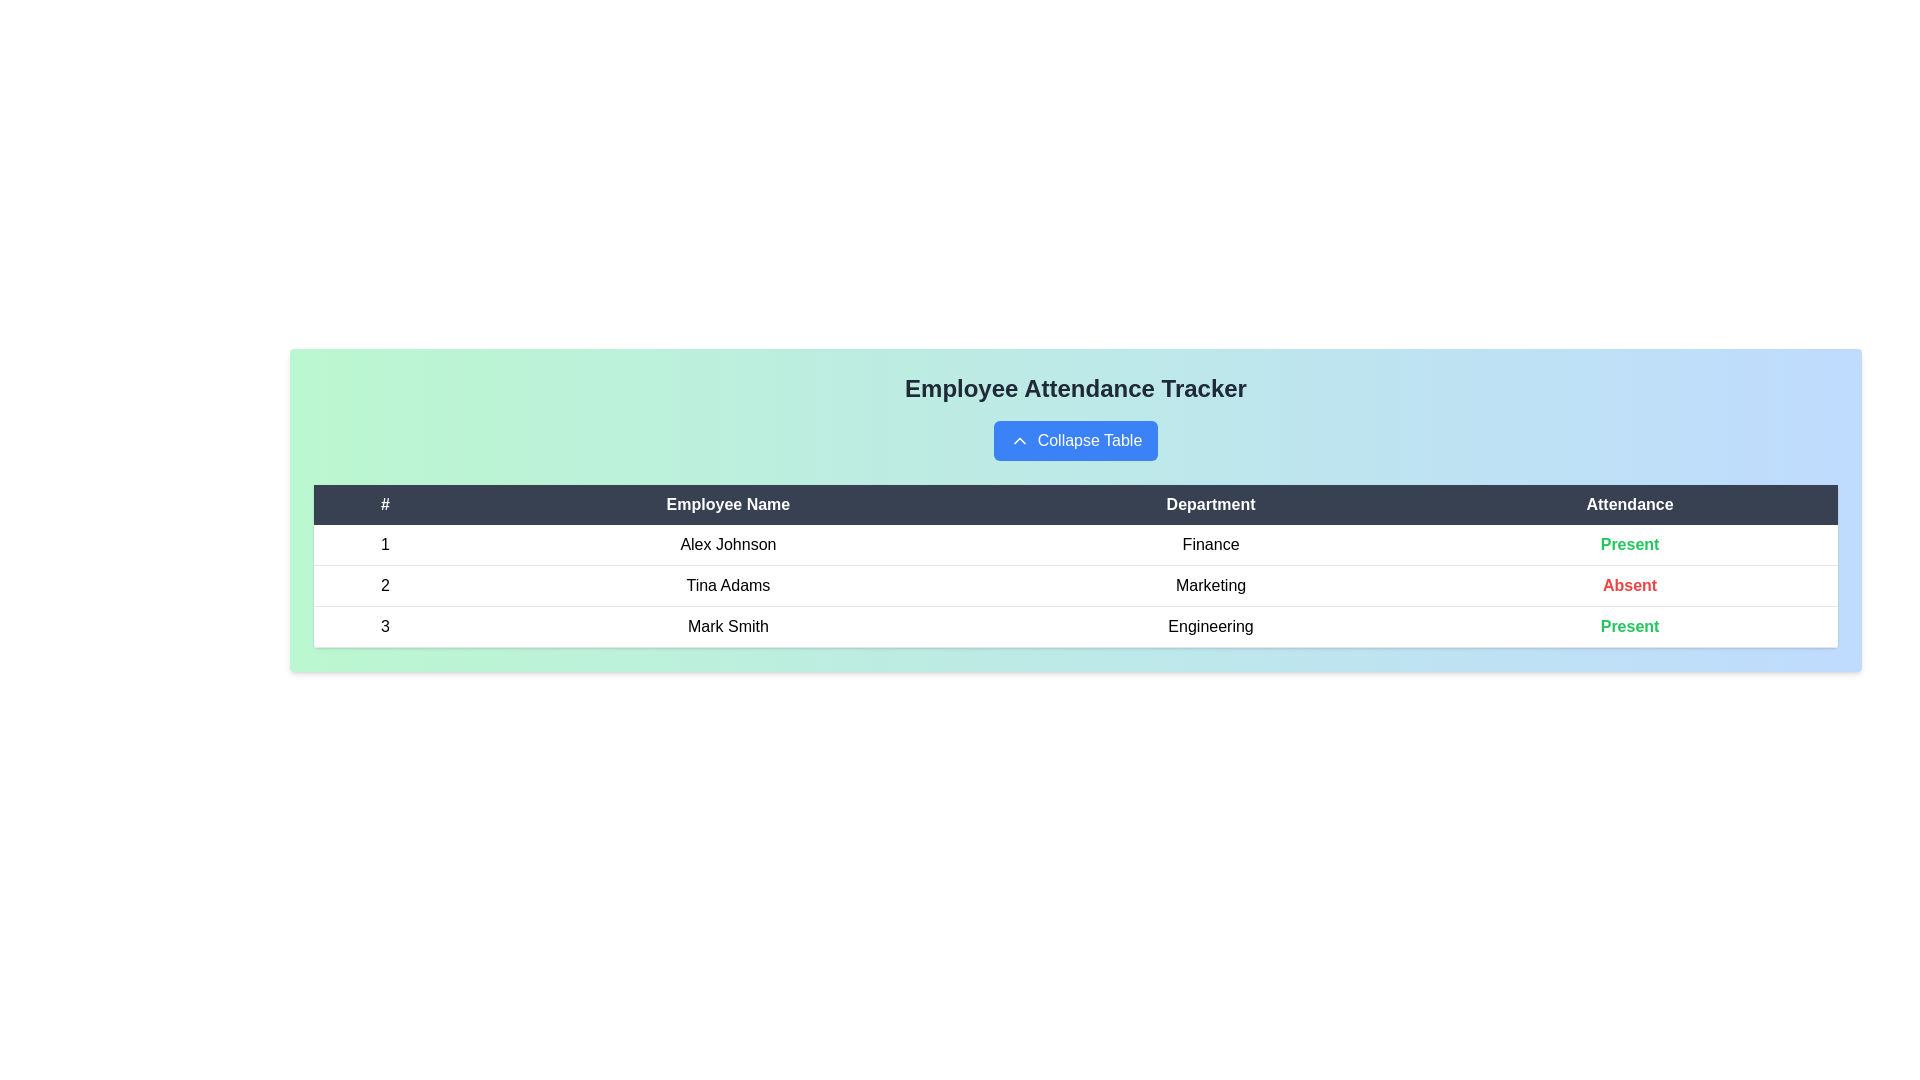  I want to click on the 'Collapse Table' button to toggle the table's visibility, so click(1074, 439).